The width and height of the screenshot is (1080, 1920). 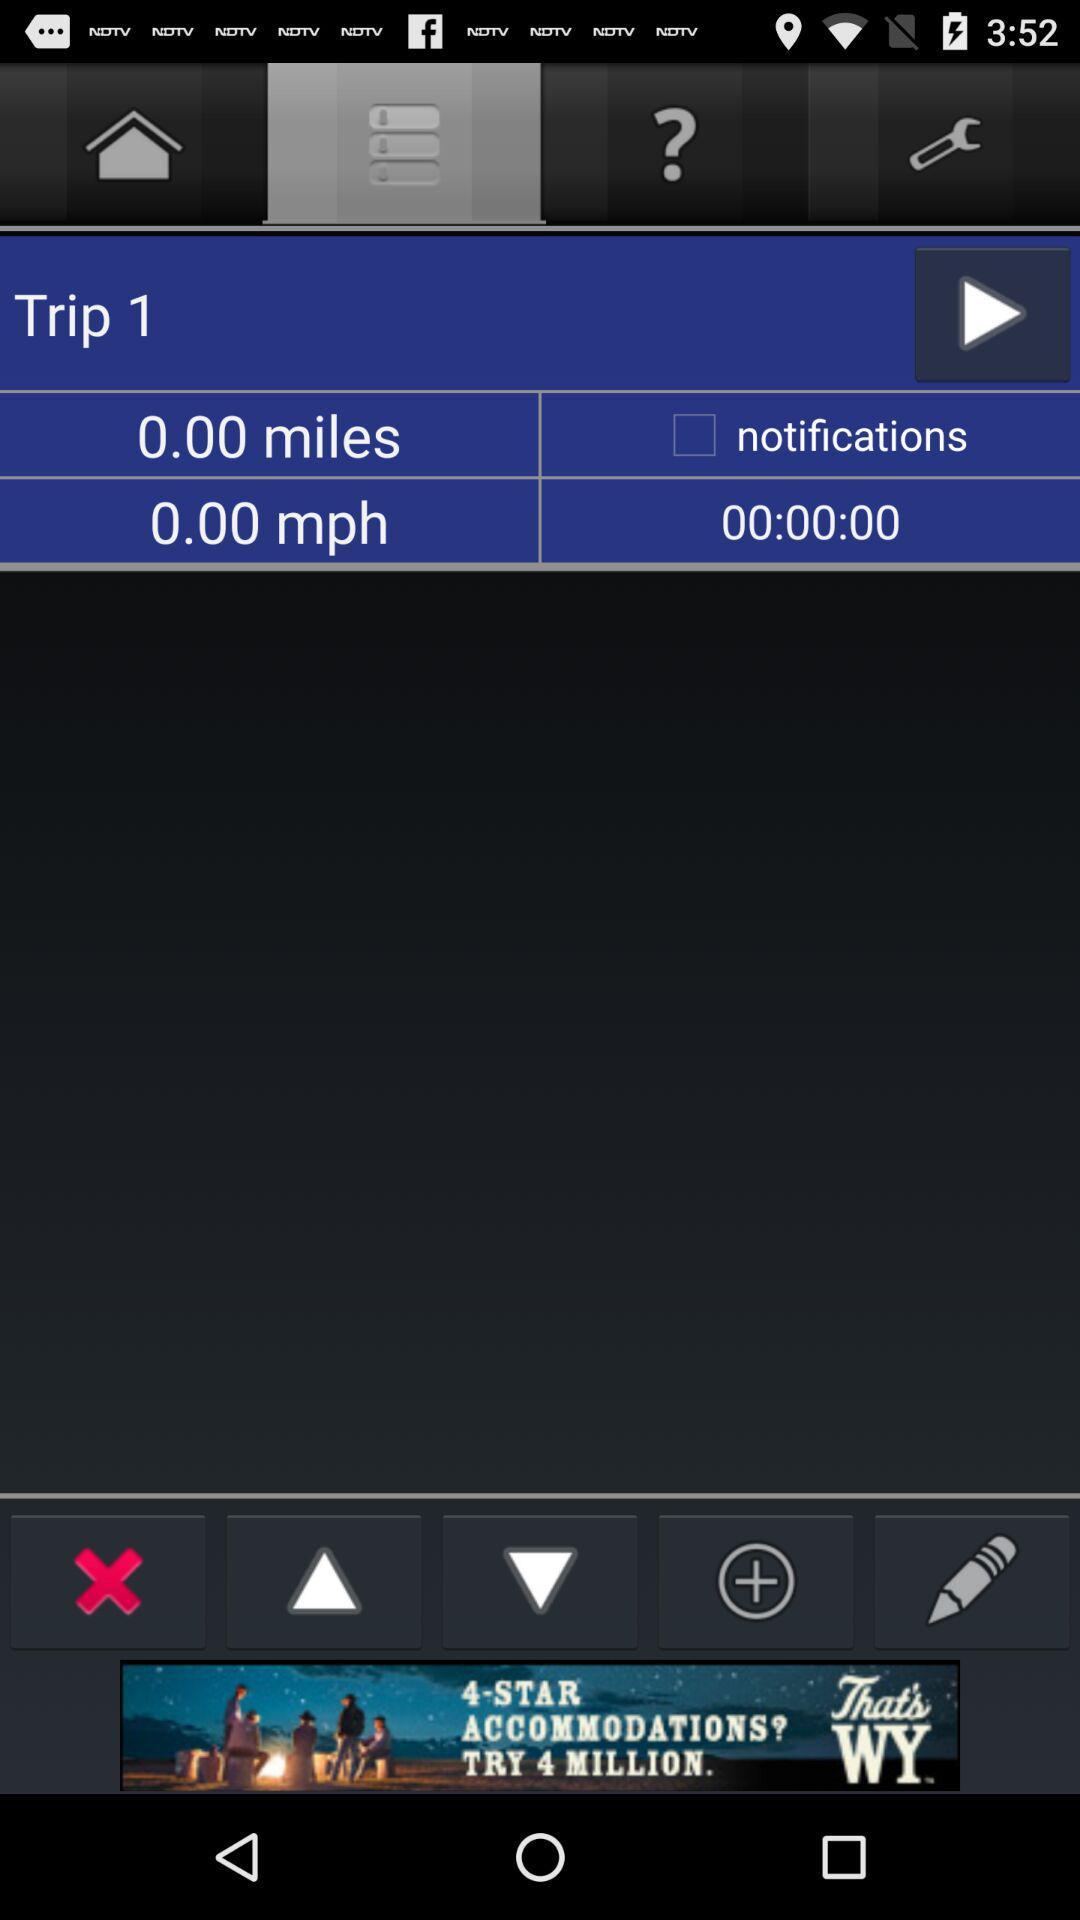 What do you see at coordinates (323, 1579) in the screenshot?
I see `up button` at bounding box center [323, 1579].